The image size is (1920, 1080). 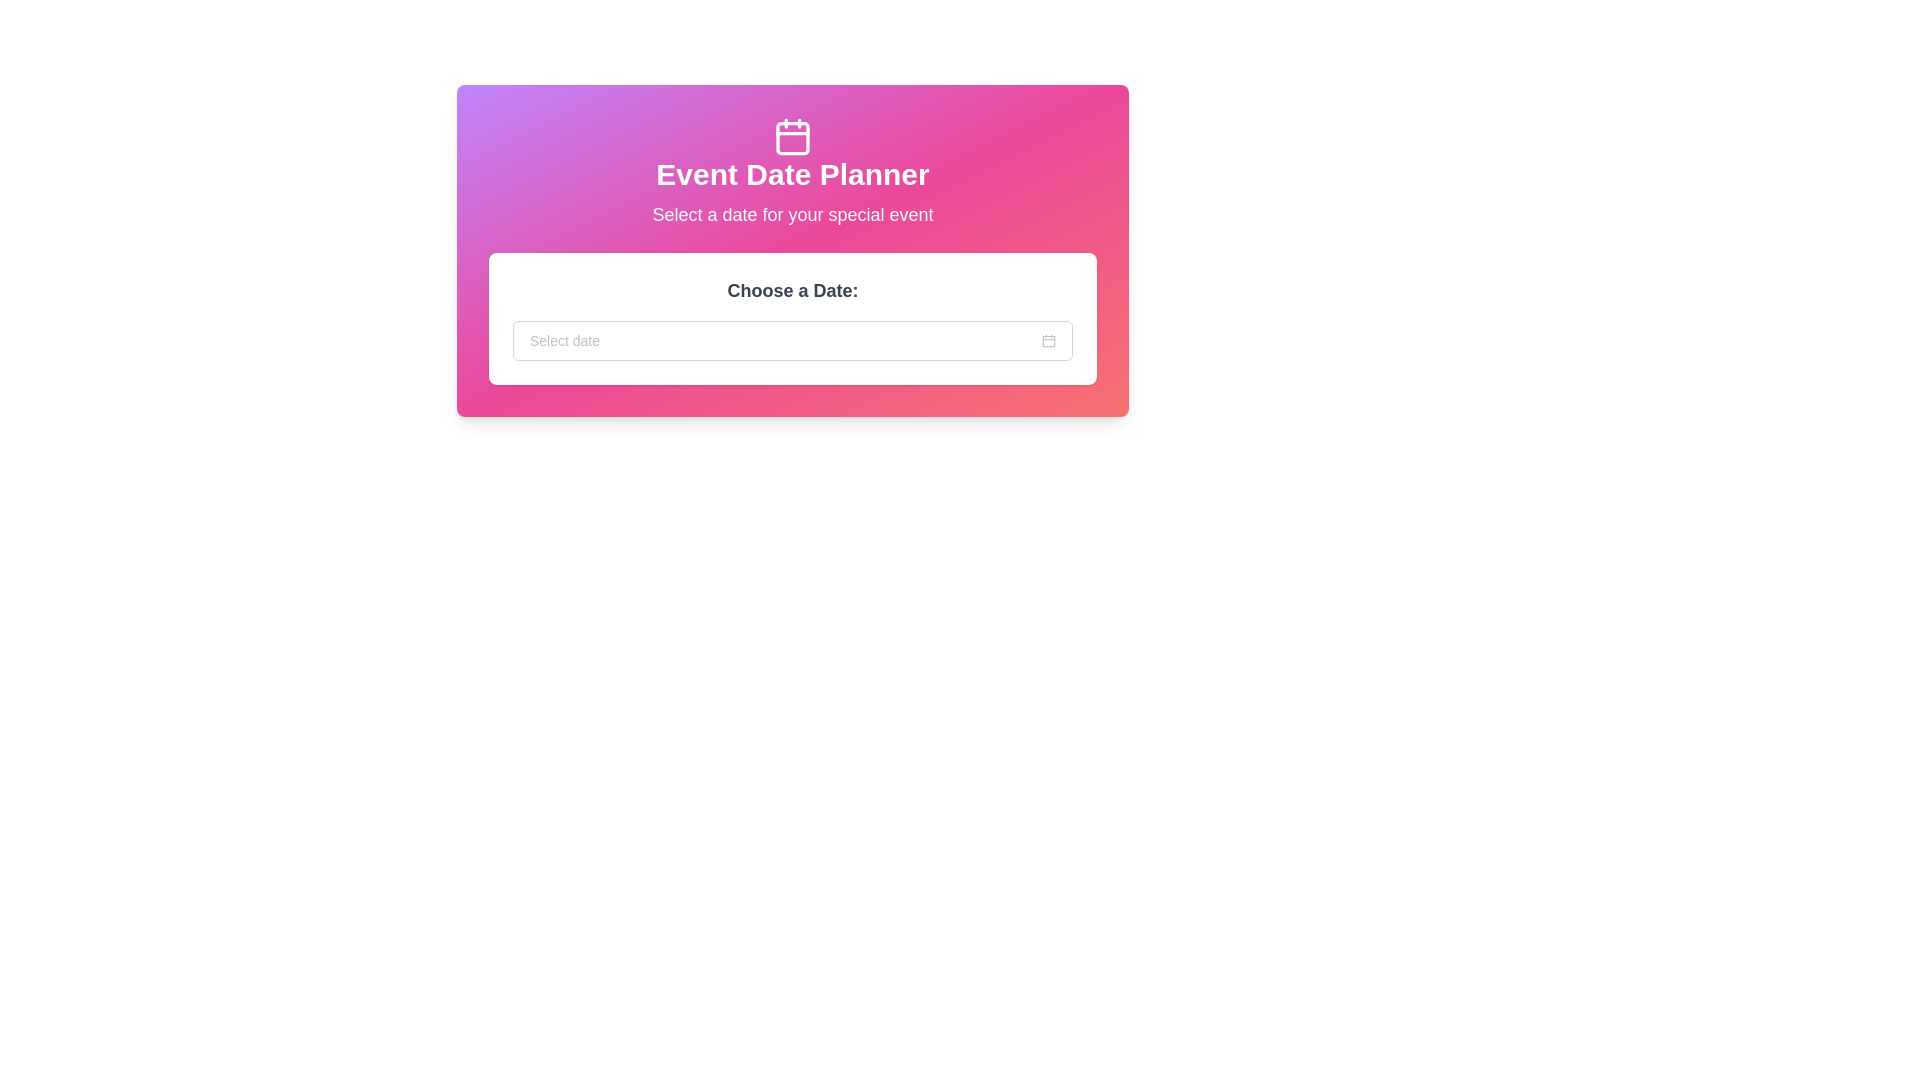 I want to click on the decorative calendar icon located at the top center of the 'Event Date Planner' card, positioned above the title text, so click(x=791, y=136).